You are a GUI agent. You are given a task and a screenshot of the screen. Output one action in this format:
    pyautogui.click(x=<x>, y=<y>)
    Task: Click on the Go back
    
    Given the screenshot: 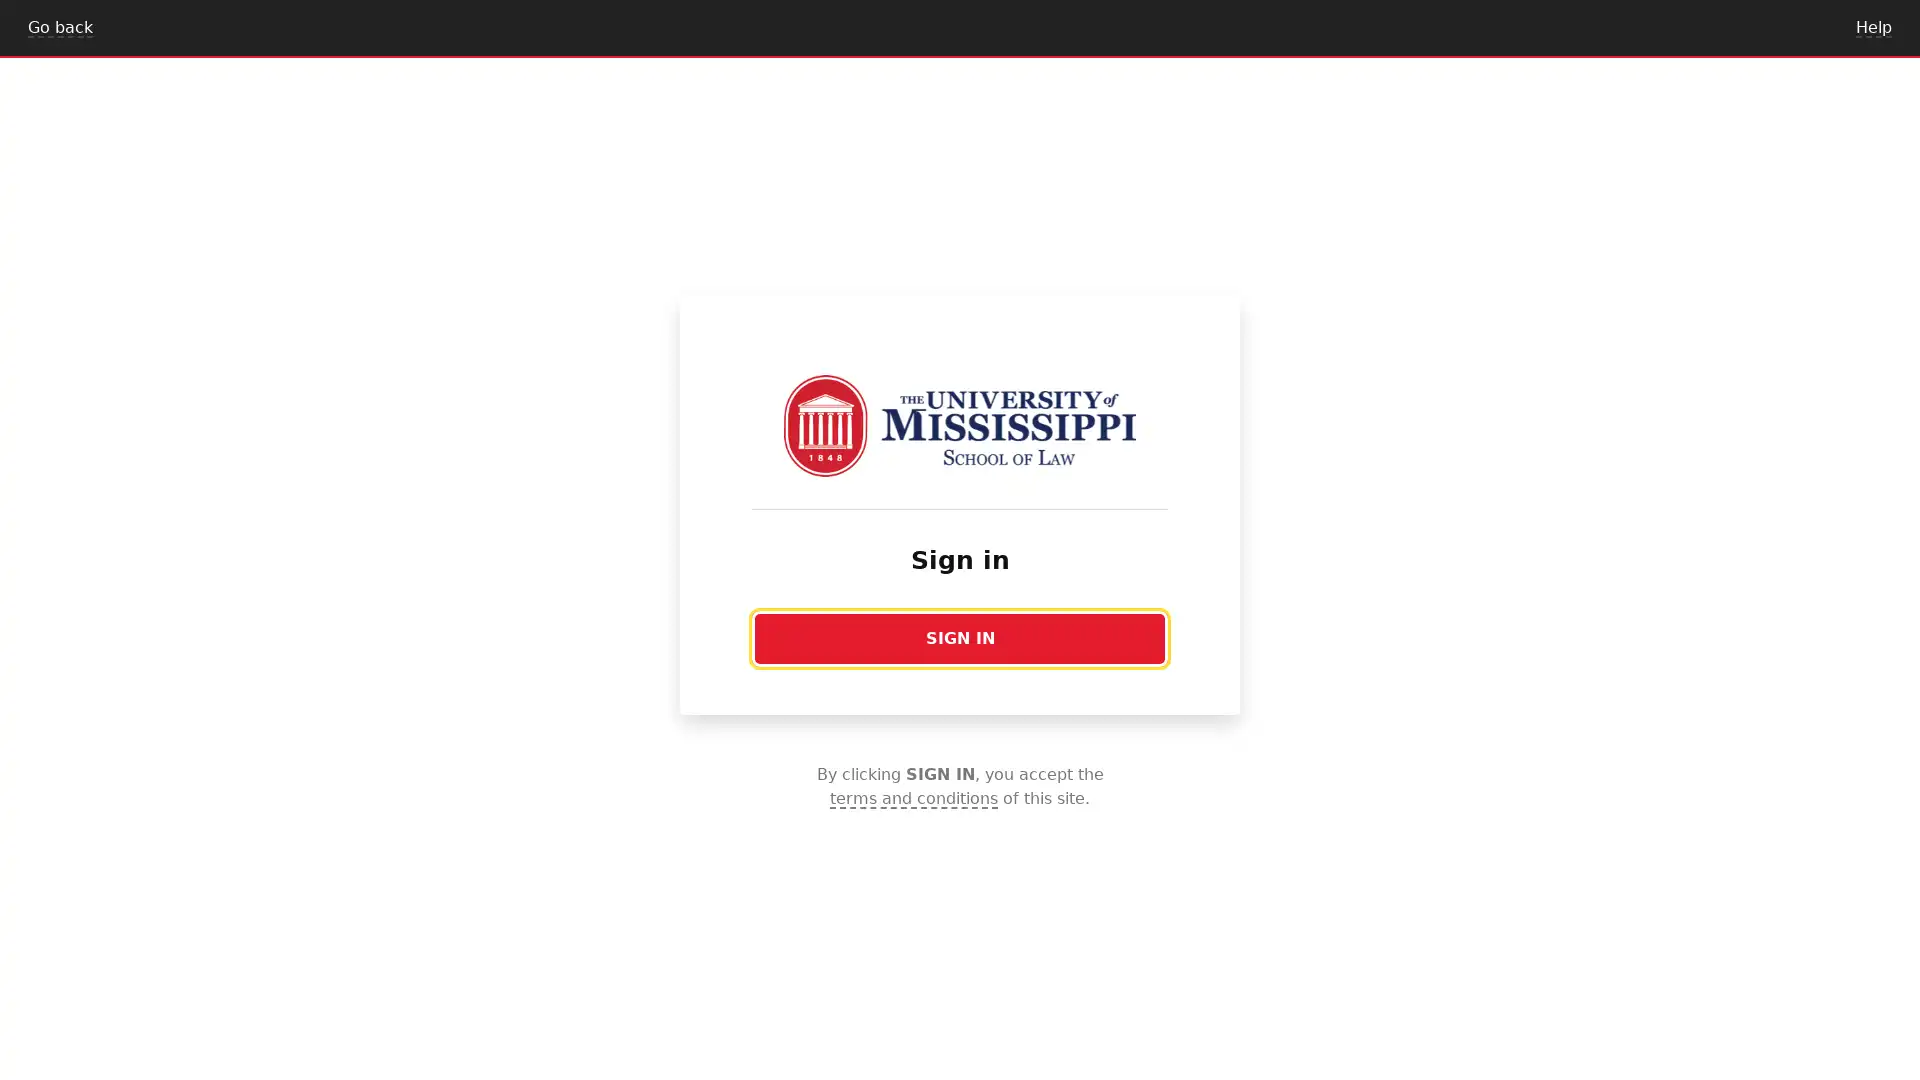 What is the action you would take?
    pyautogui.click(x=60, y=27)
    